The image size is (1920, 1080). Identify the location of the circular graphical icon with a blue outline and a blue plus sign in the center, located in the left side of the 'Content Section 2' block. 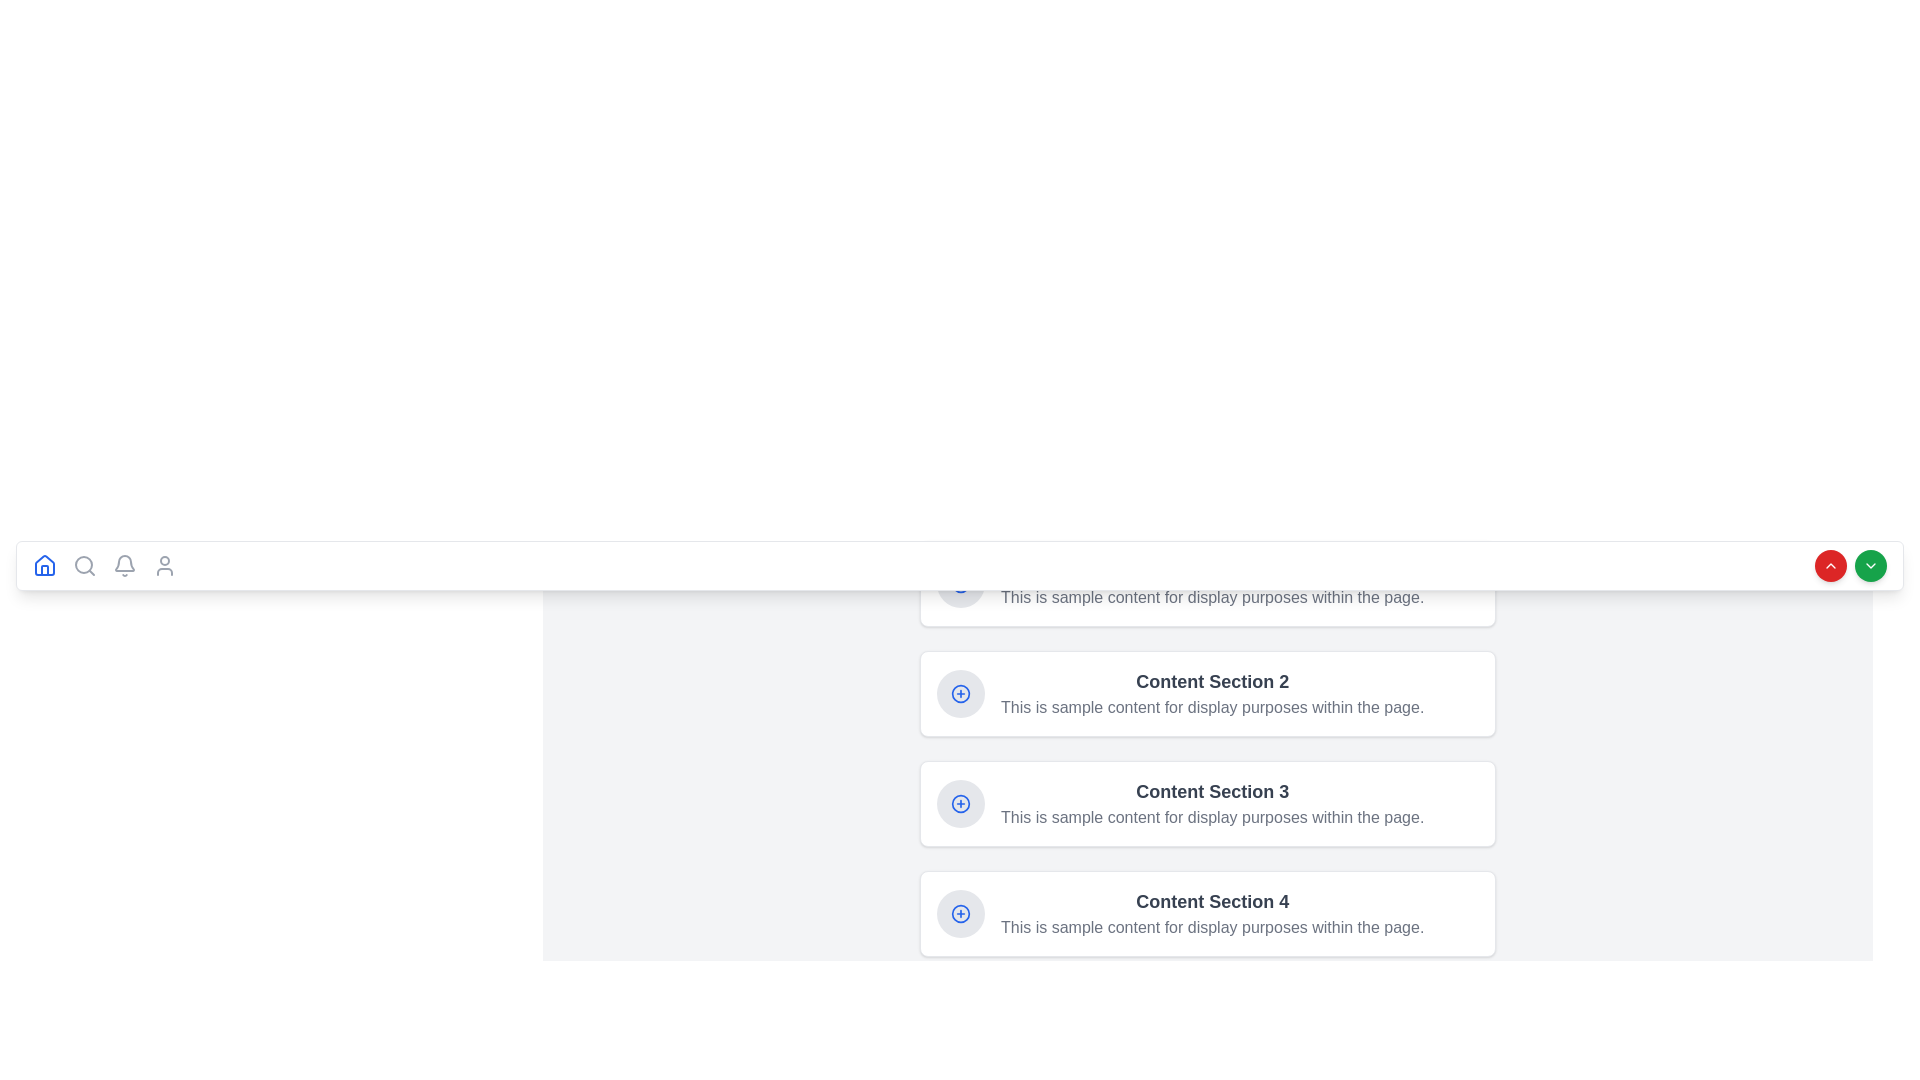
(960, 693).